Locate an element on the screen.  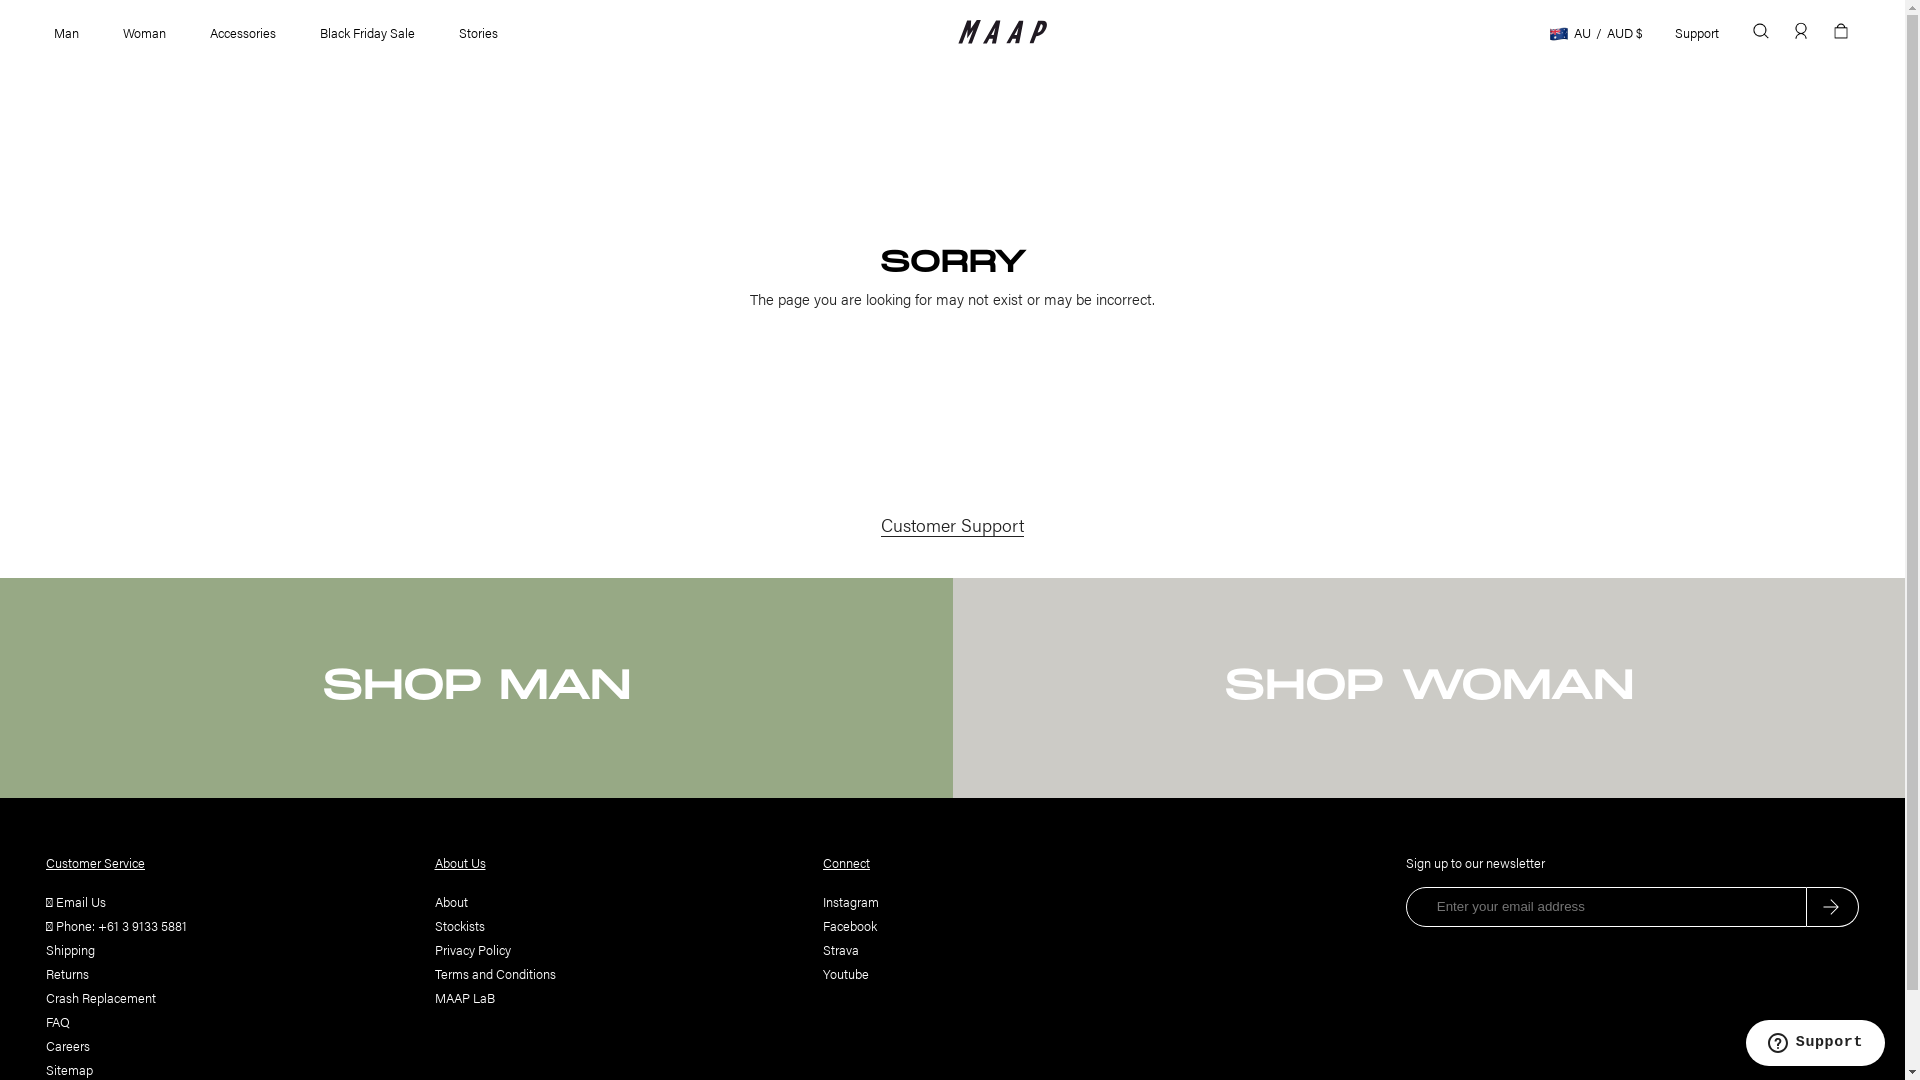
'AU is located at coordinates (1595, 31).